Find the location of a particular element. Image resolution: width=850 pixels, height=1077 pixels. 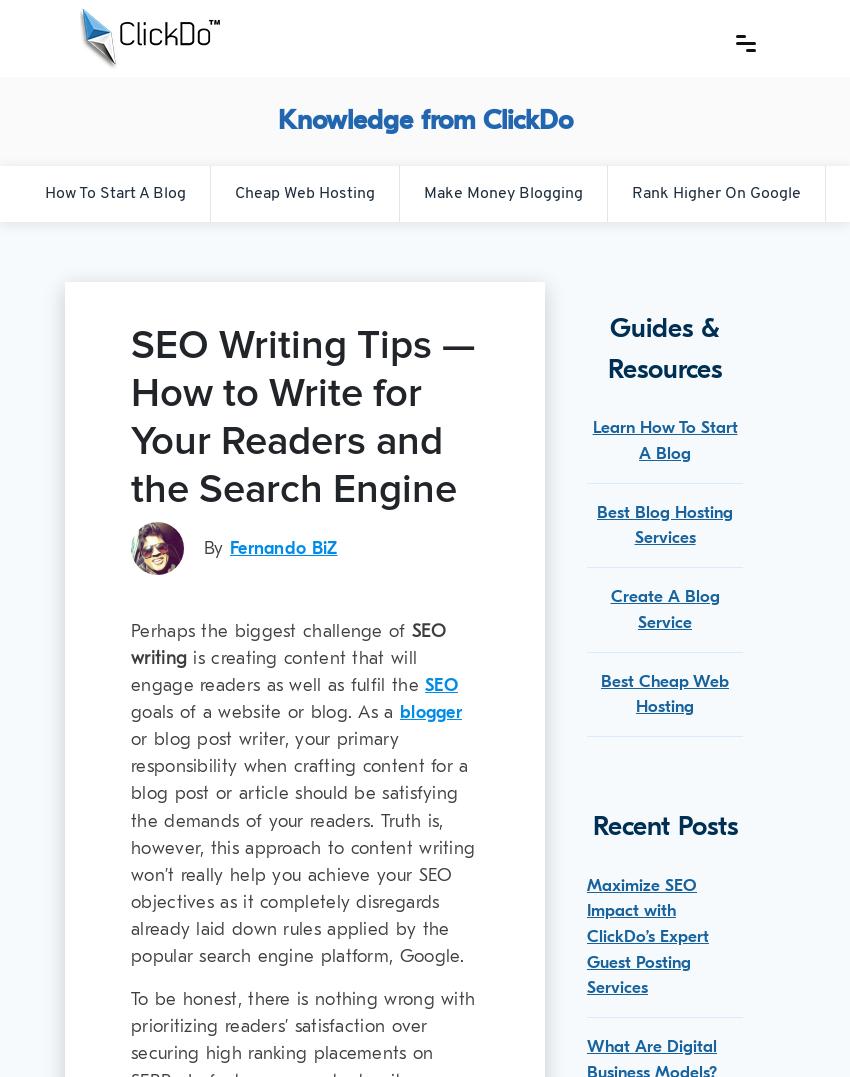

'How To Start A Blog' is located at coordinates (113, 191).